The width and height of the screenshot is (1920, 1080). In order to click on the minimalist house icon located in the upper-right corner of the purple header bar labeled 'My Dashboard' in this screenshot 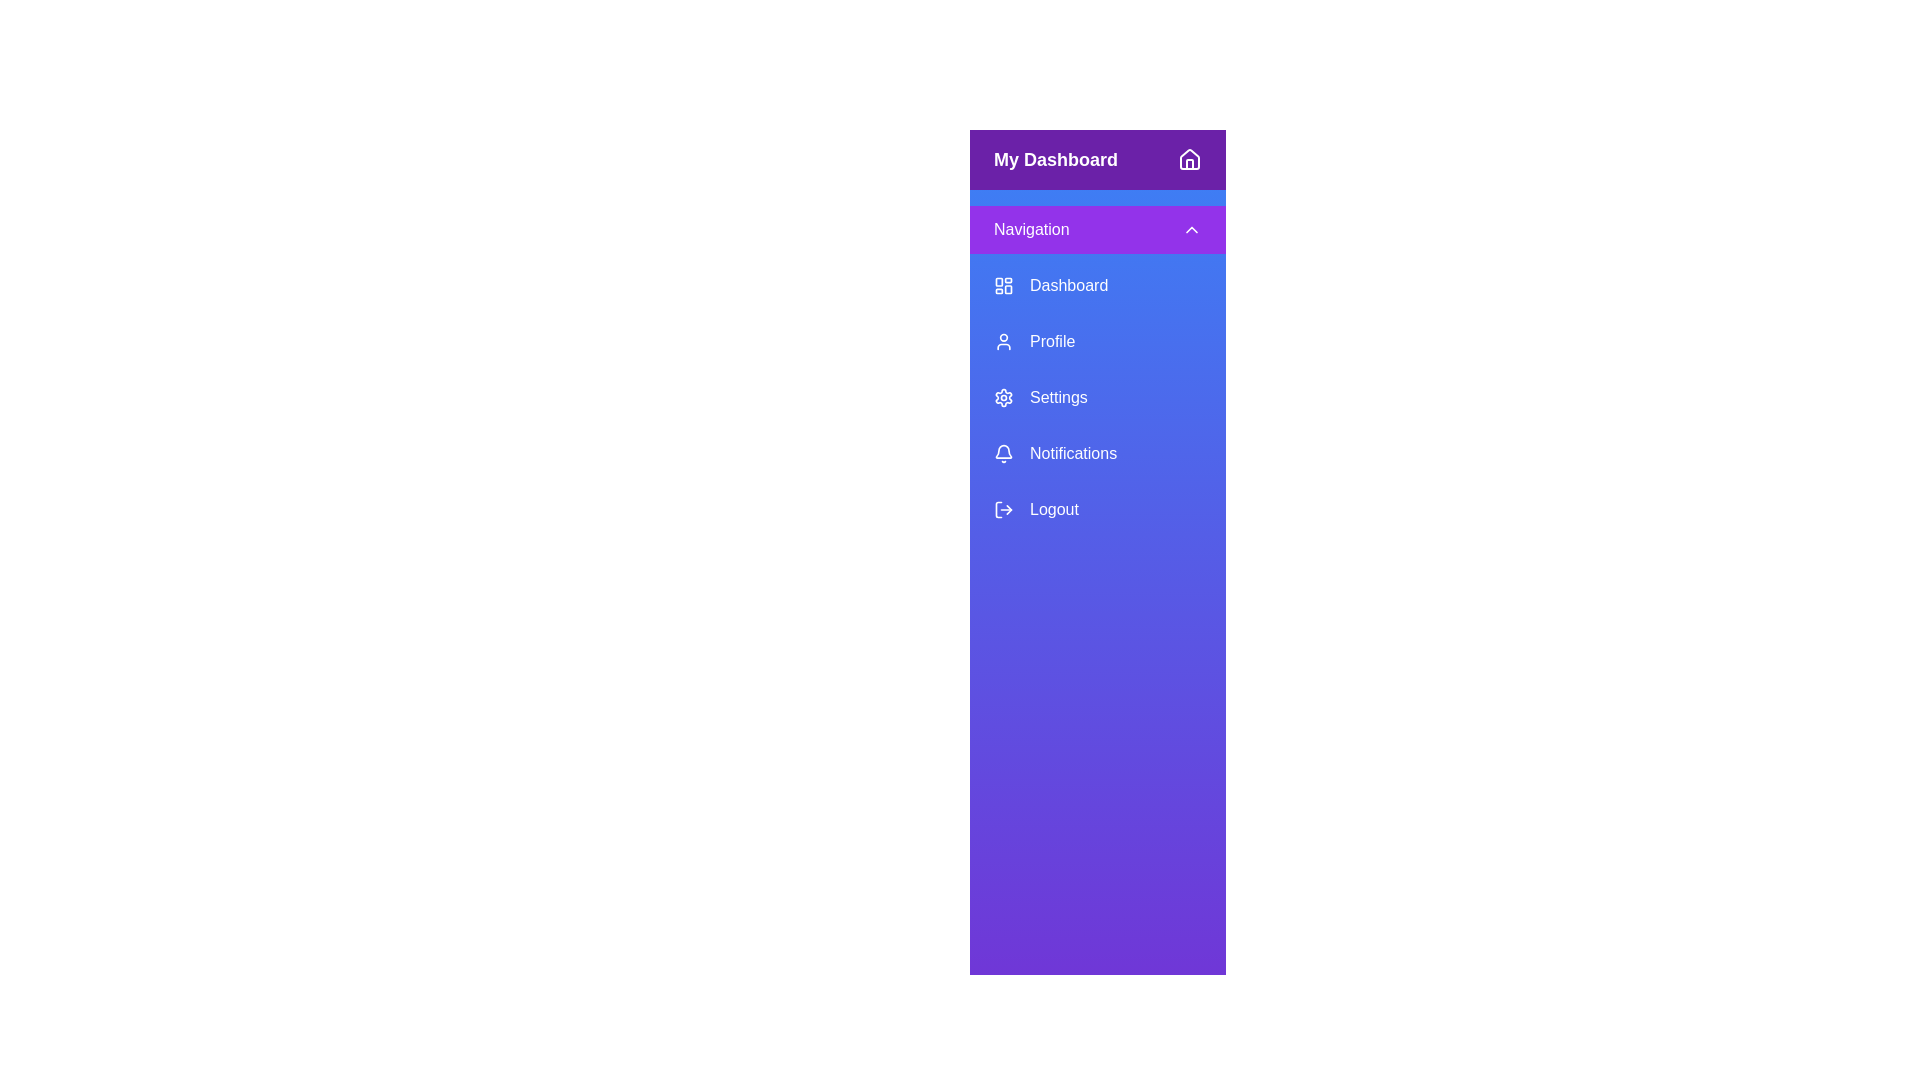, I will do `click(1190, 158)`.